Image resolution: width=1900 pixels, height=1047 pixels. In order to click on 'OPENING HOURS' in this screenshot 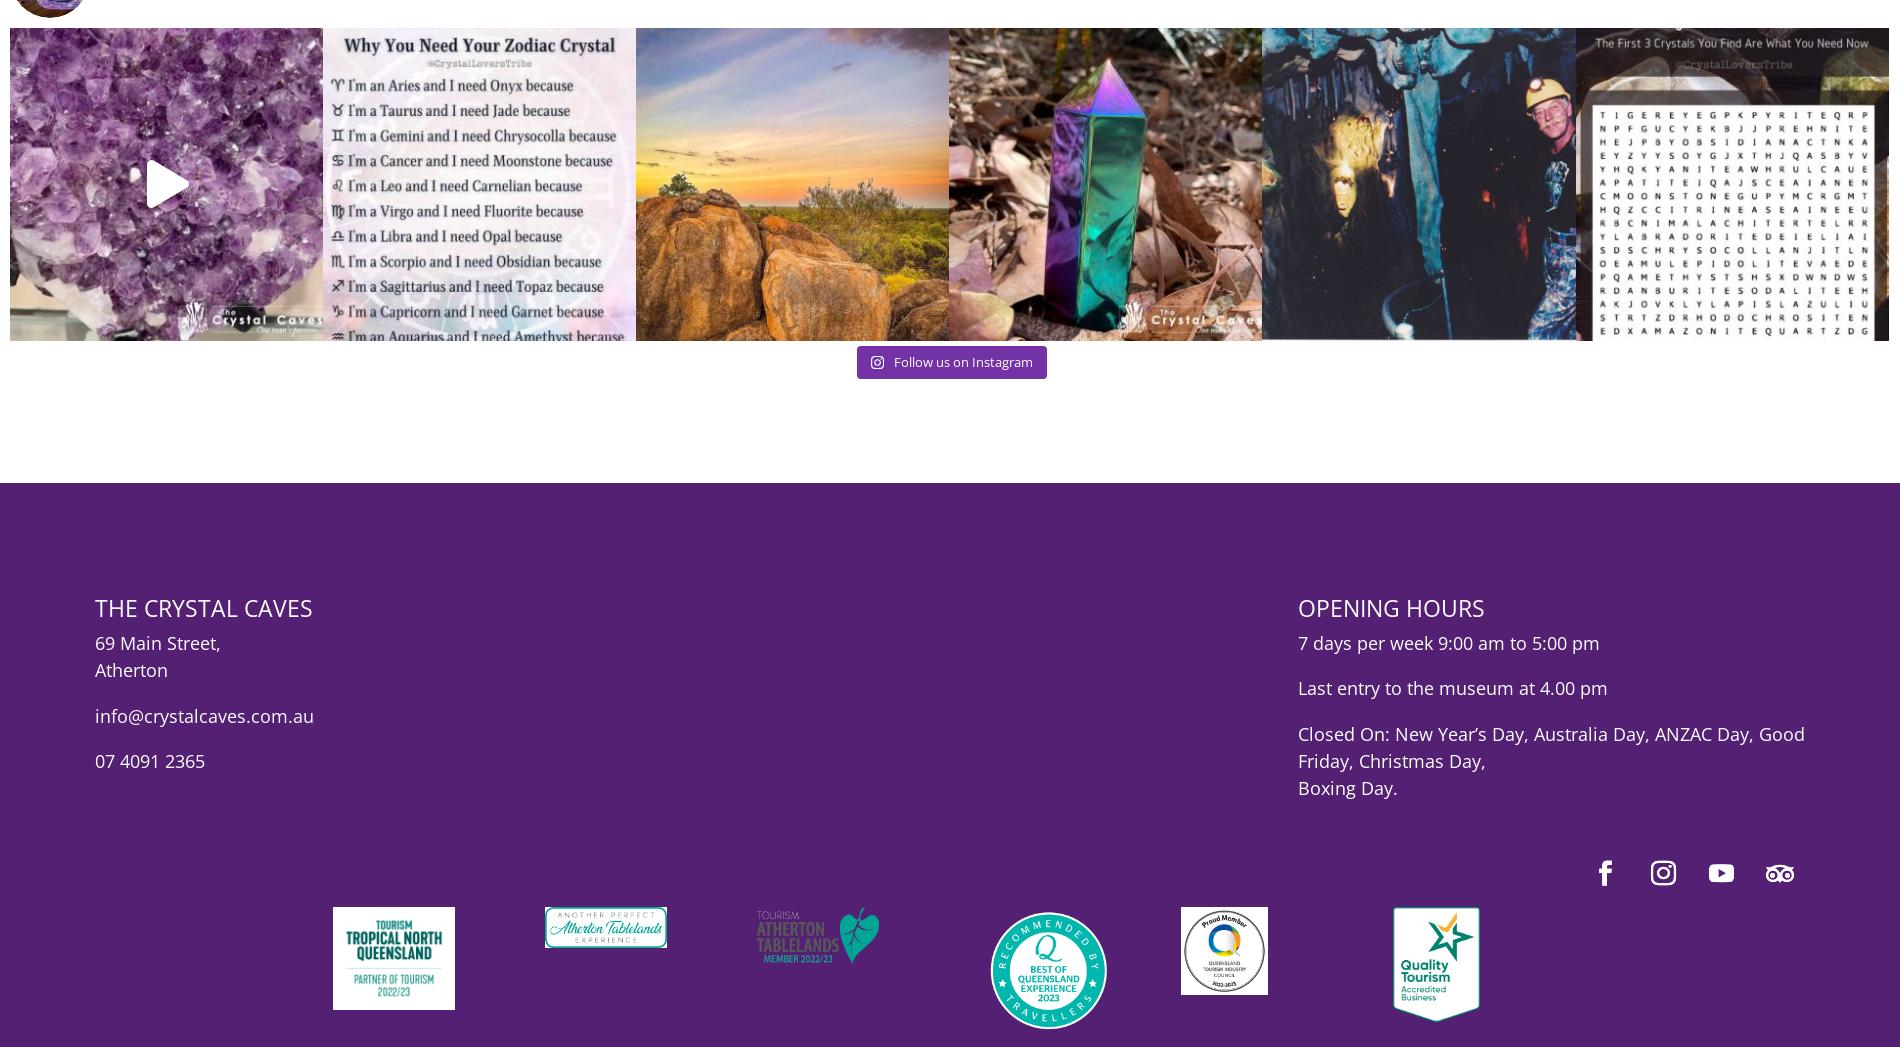, I will do `click(1389, 622)`.